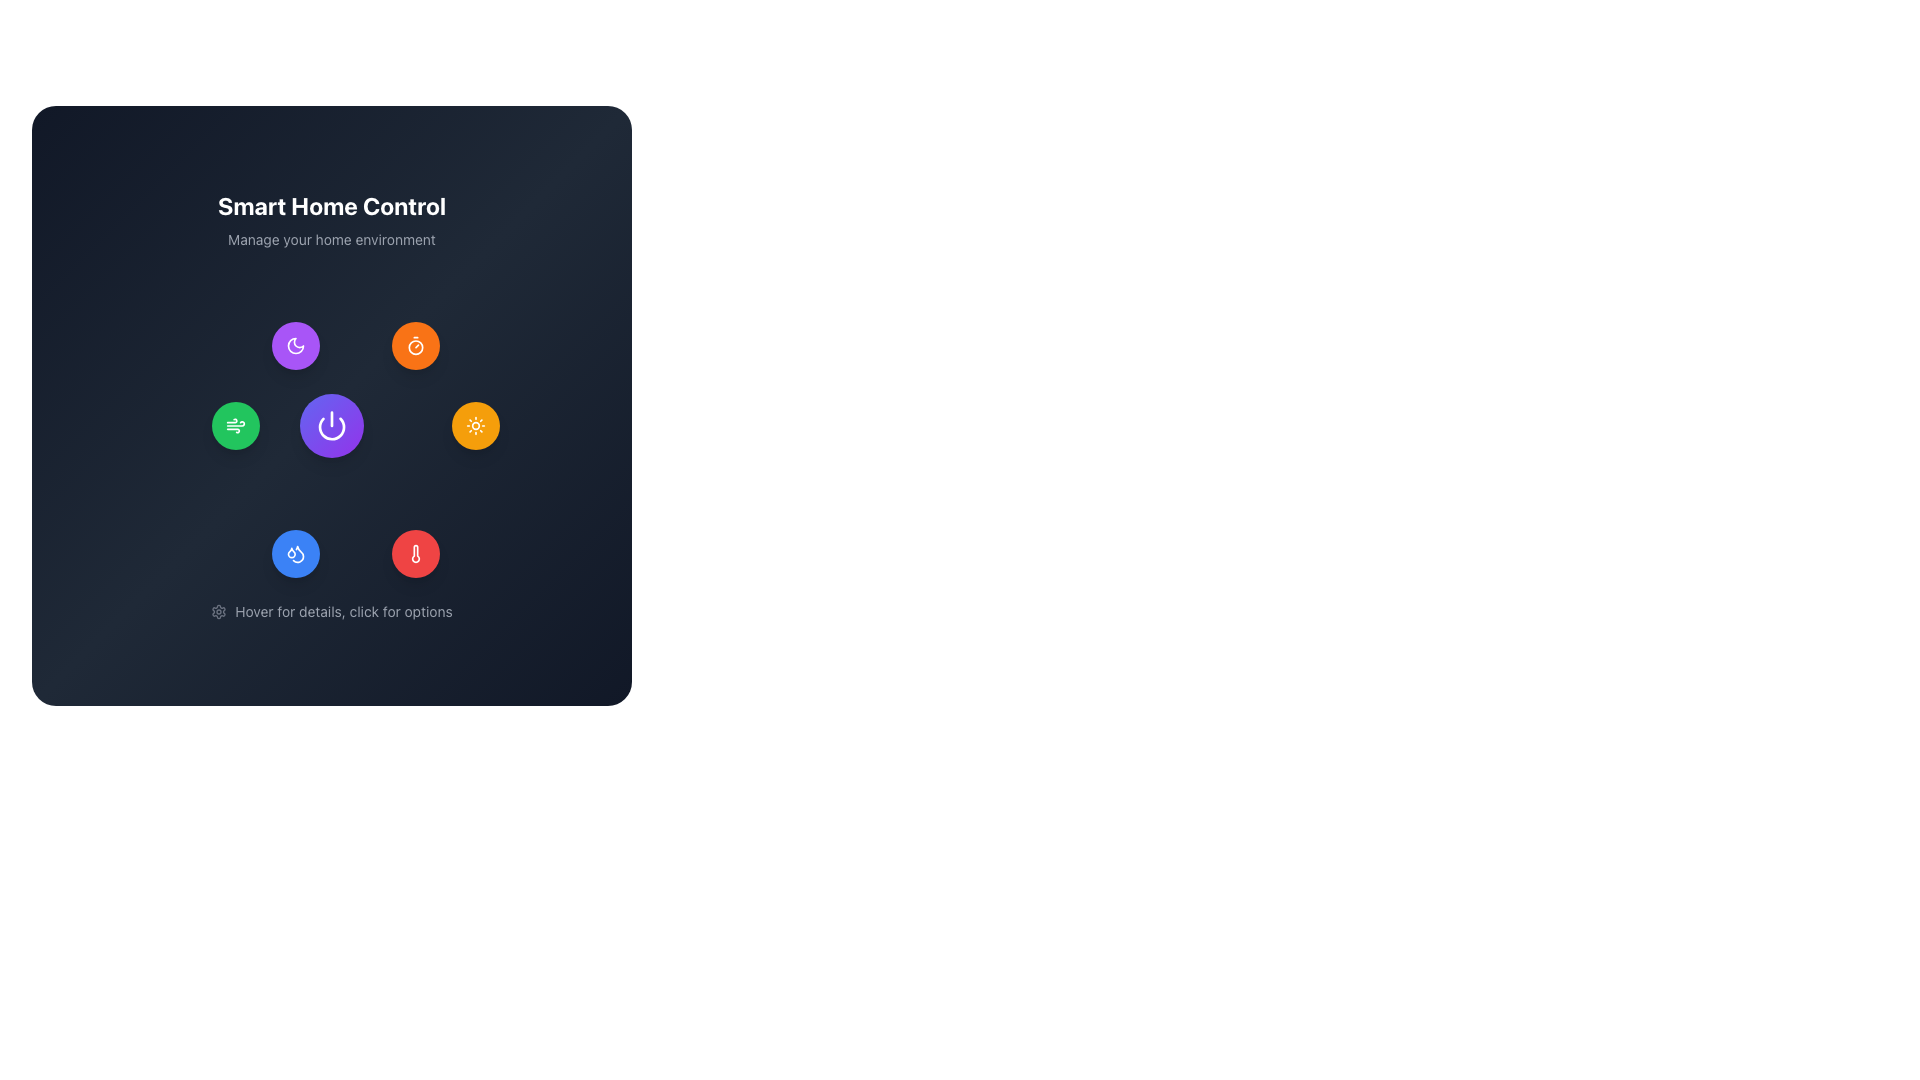 The height and width of the screenshot is (1080, 1920). Describe the element at coordinates (415, 554) in the screenshot. I see `the red circular button located at the bottom-right corner of the hexagonal cluster of buttons` at that location.